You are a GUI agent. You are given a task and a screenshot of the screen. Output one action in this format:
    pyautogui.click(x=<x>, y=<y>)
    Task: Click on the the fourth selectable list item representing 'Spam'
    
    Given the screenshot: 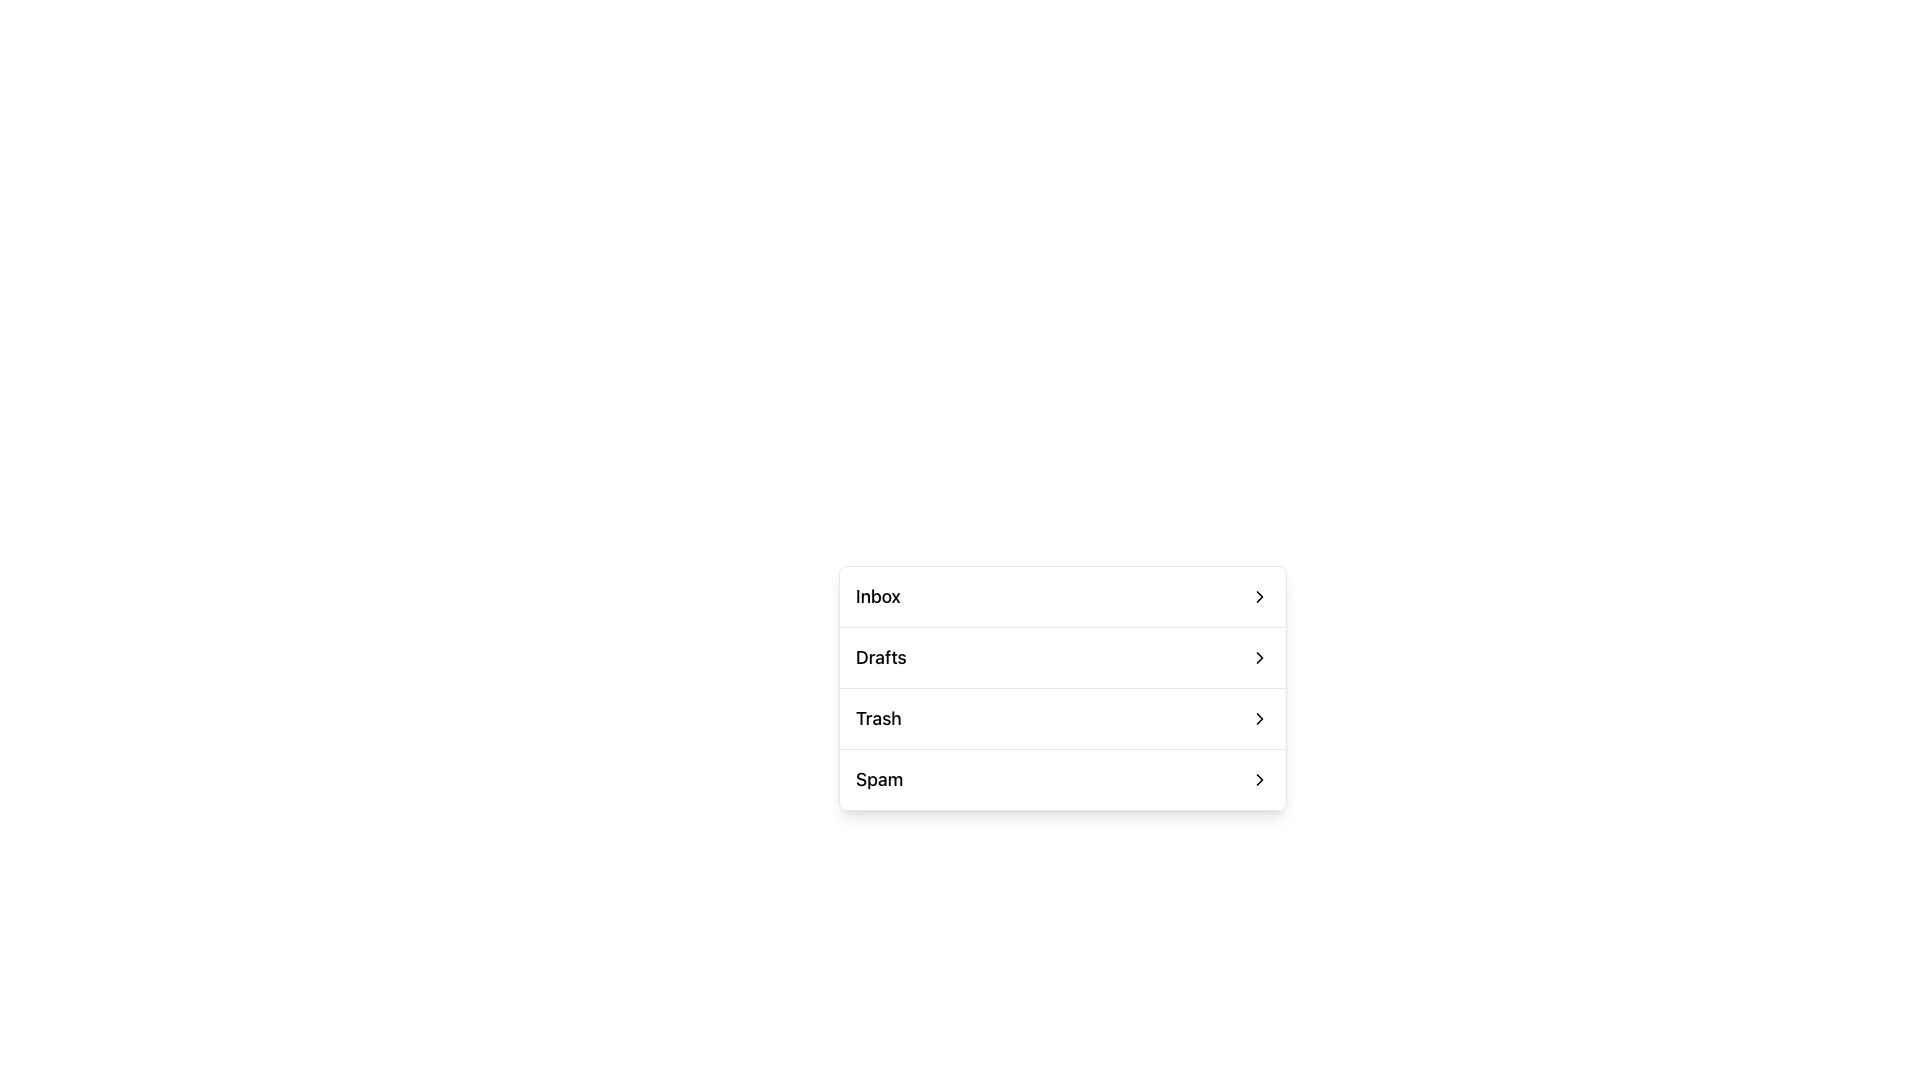 What is the action you would take?
    pyautogui.click(x=1061, y=778)
    